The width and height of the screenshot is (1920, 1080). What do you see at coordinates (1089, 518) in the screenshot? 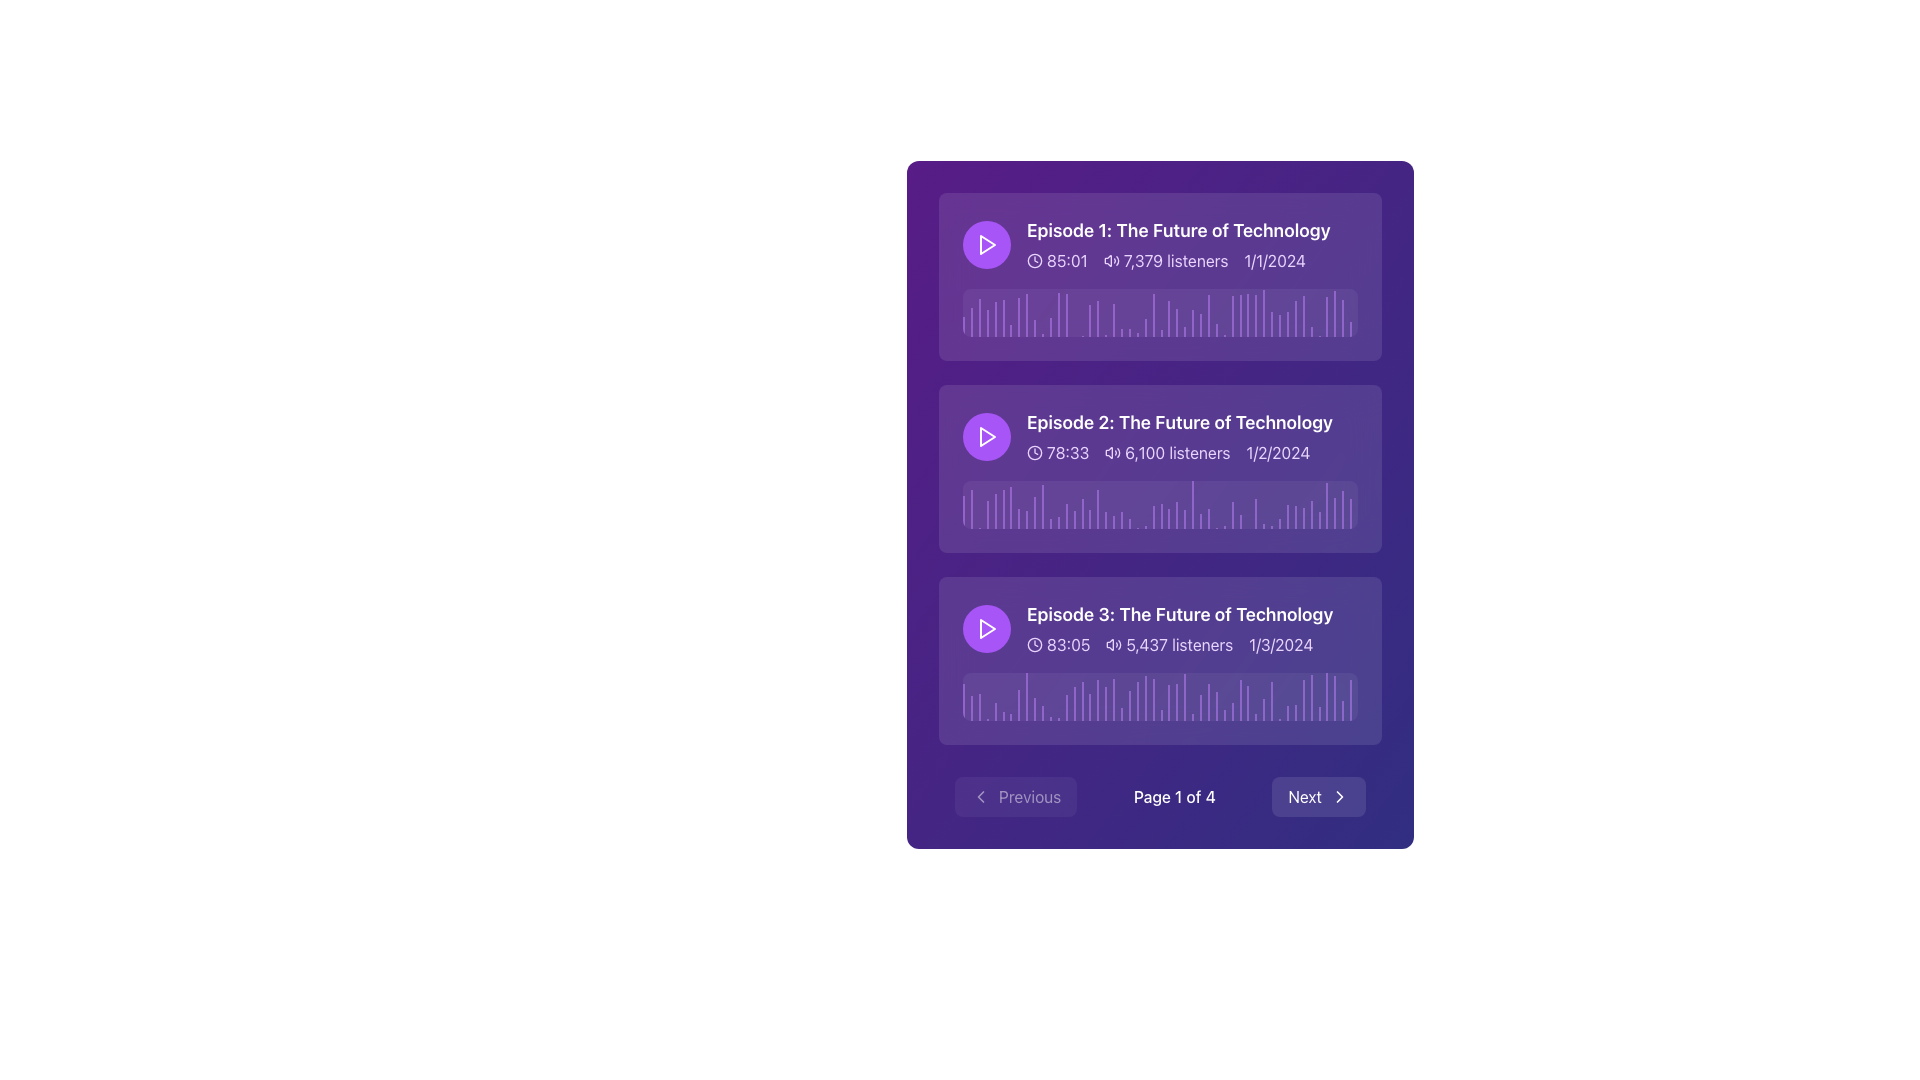
I see `the 17th decorative indicator within the 'Episode 2' waveform visualization, which visually represents a specific point in the audio playback progress` at bounding box center [1089, 518].